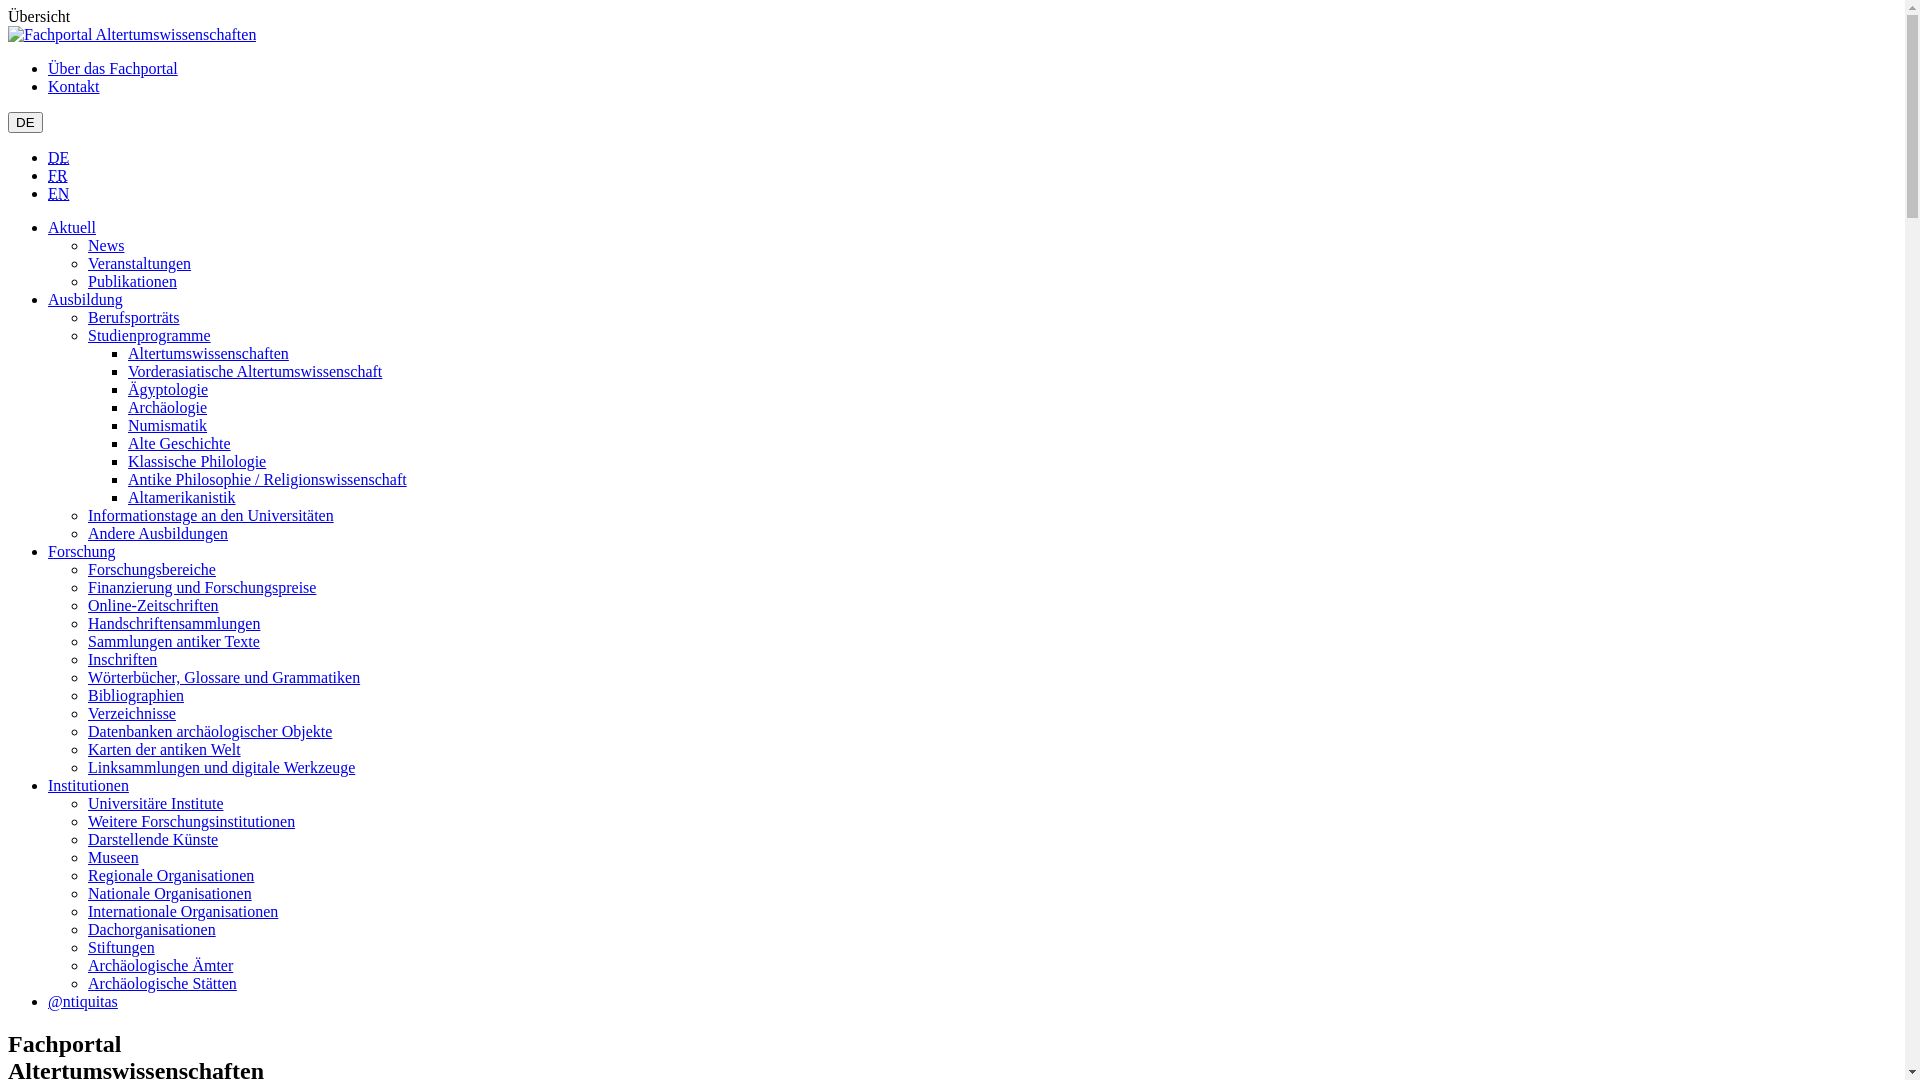 This screenshot has height=1080, width=1920. I want to click on 'Stiftungen', so click(86, 946).